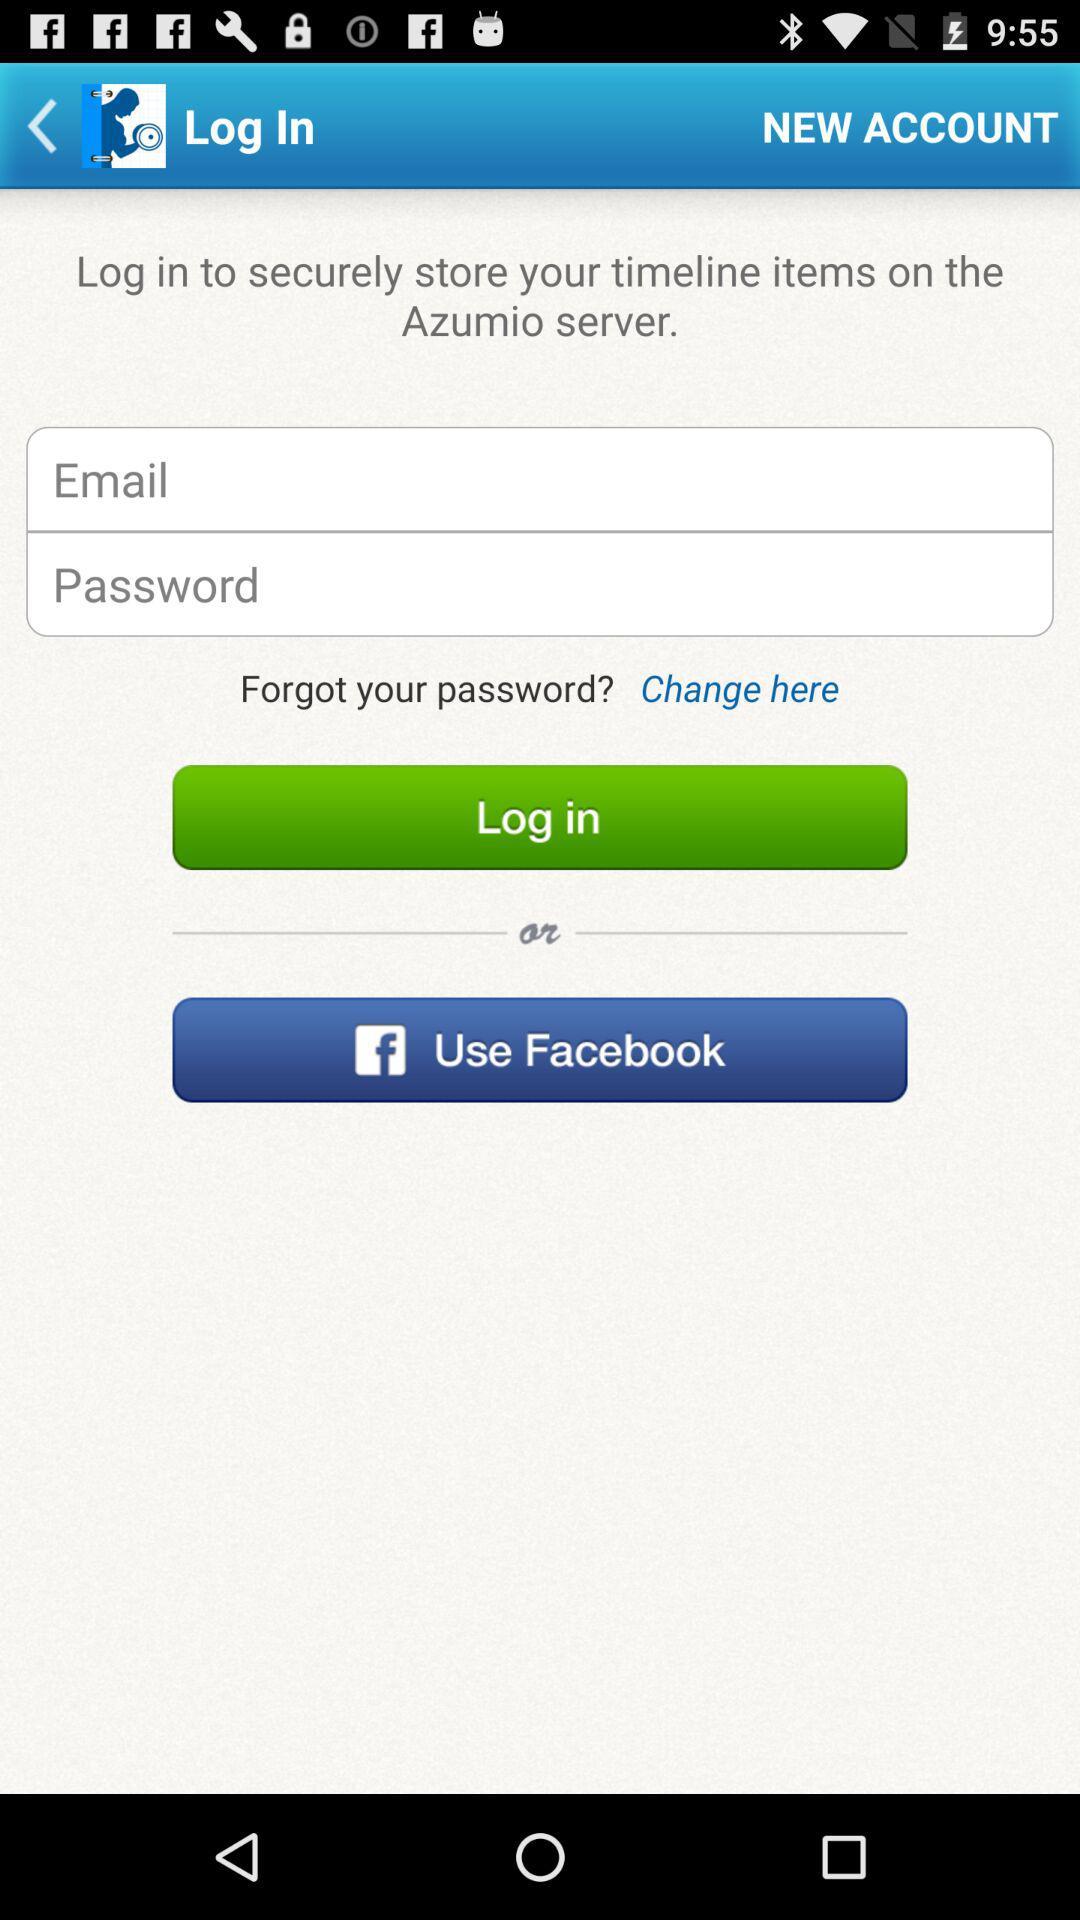  Describe the element at coordinates (739, 687) in the screenshot. I see `the app to the right of the forgot your password? app` at that location.